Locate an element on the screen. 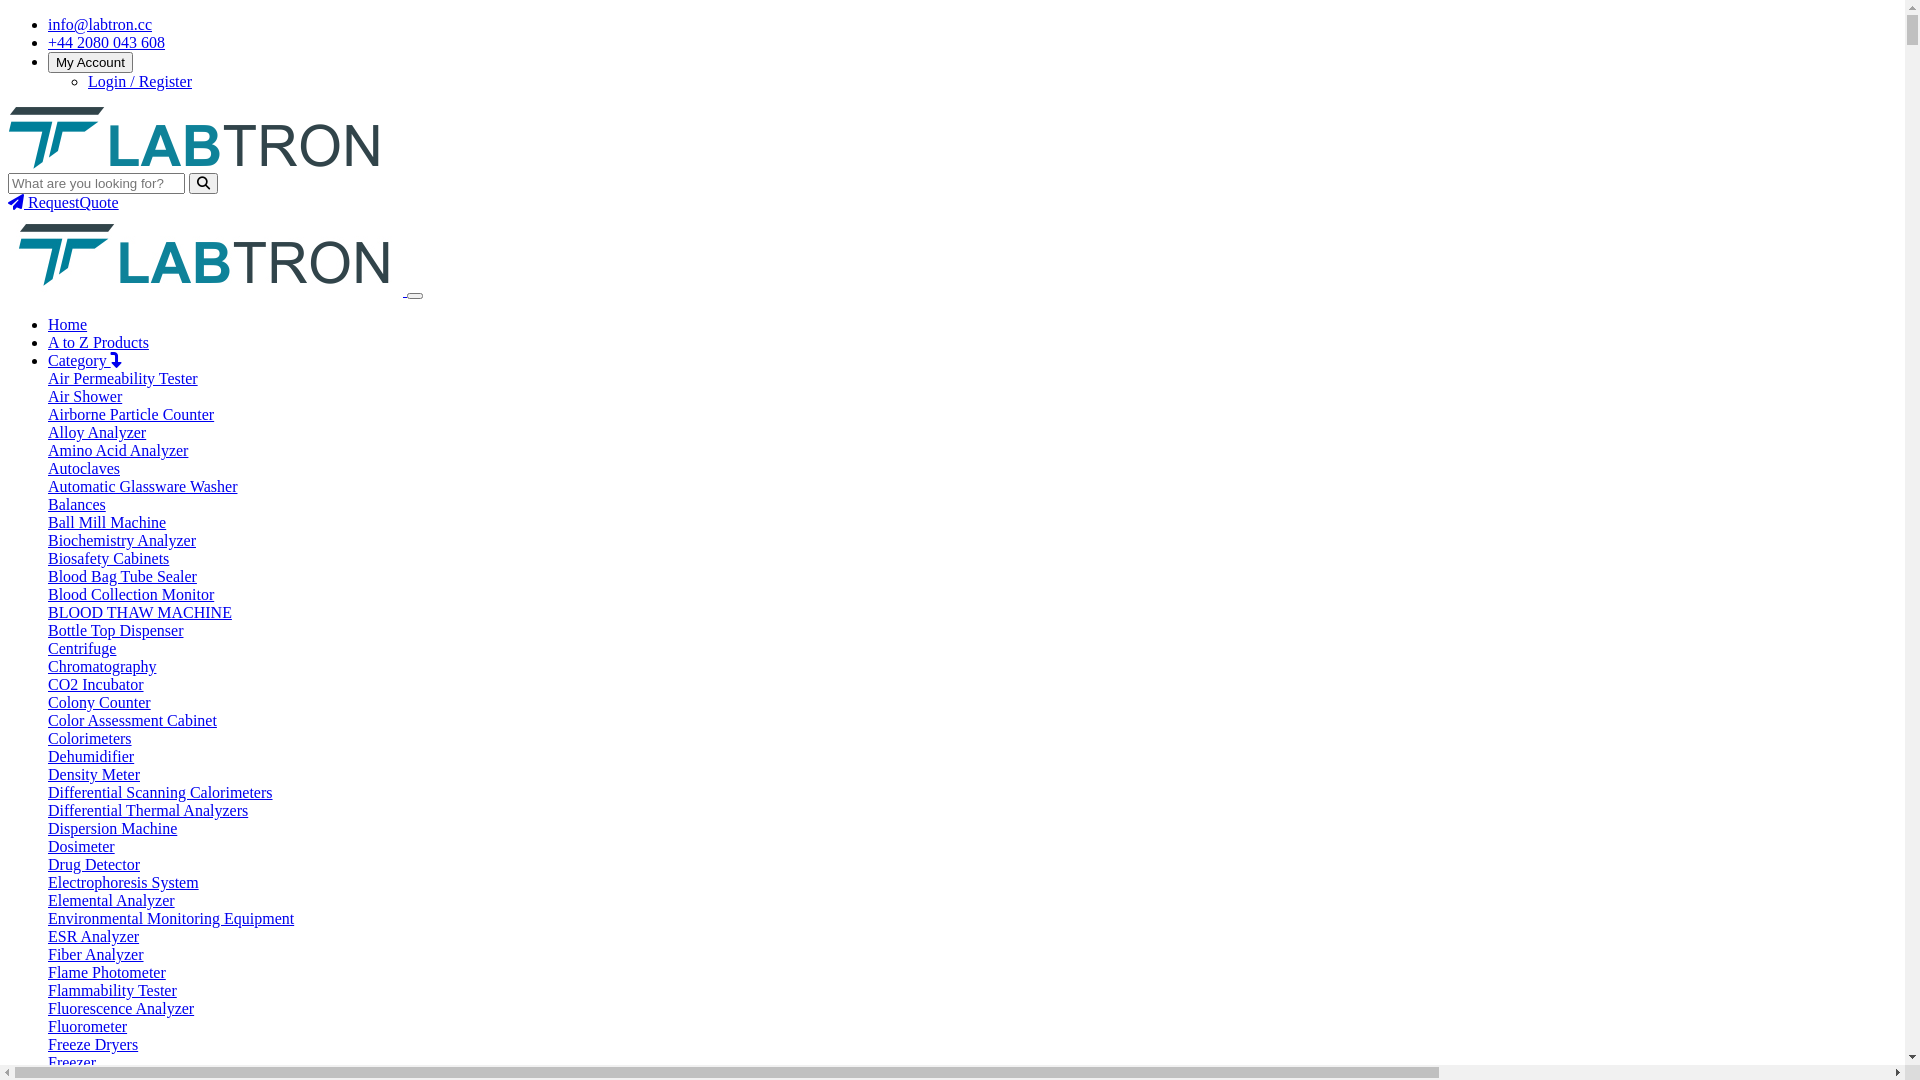 Image resolution: width=1920 pixels, height=1080 pixels. 'Bottle Top Dispenser' is located at coordinates (114, 630).